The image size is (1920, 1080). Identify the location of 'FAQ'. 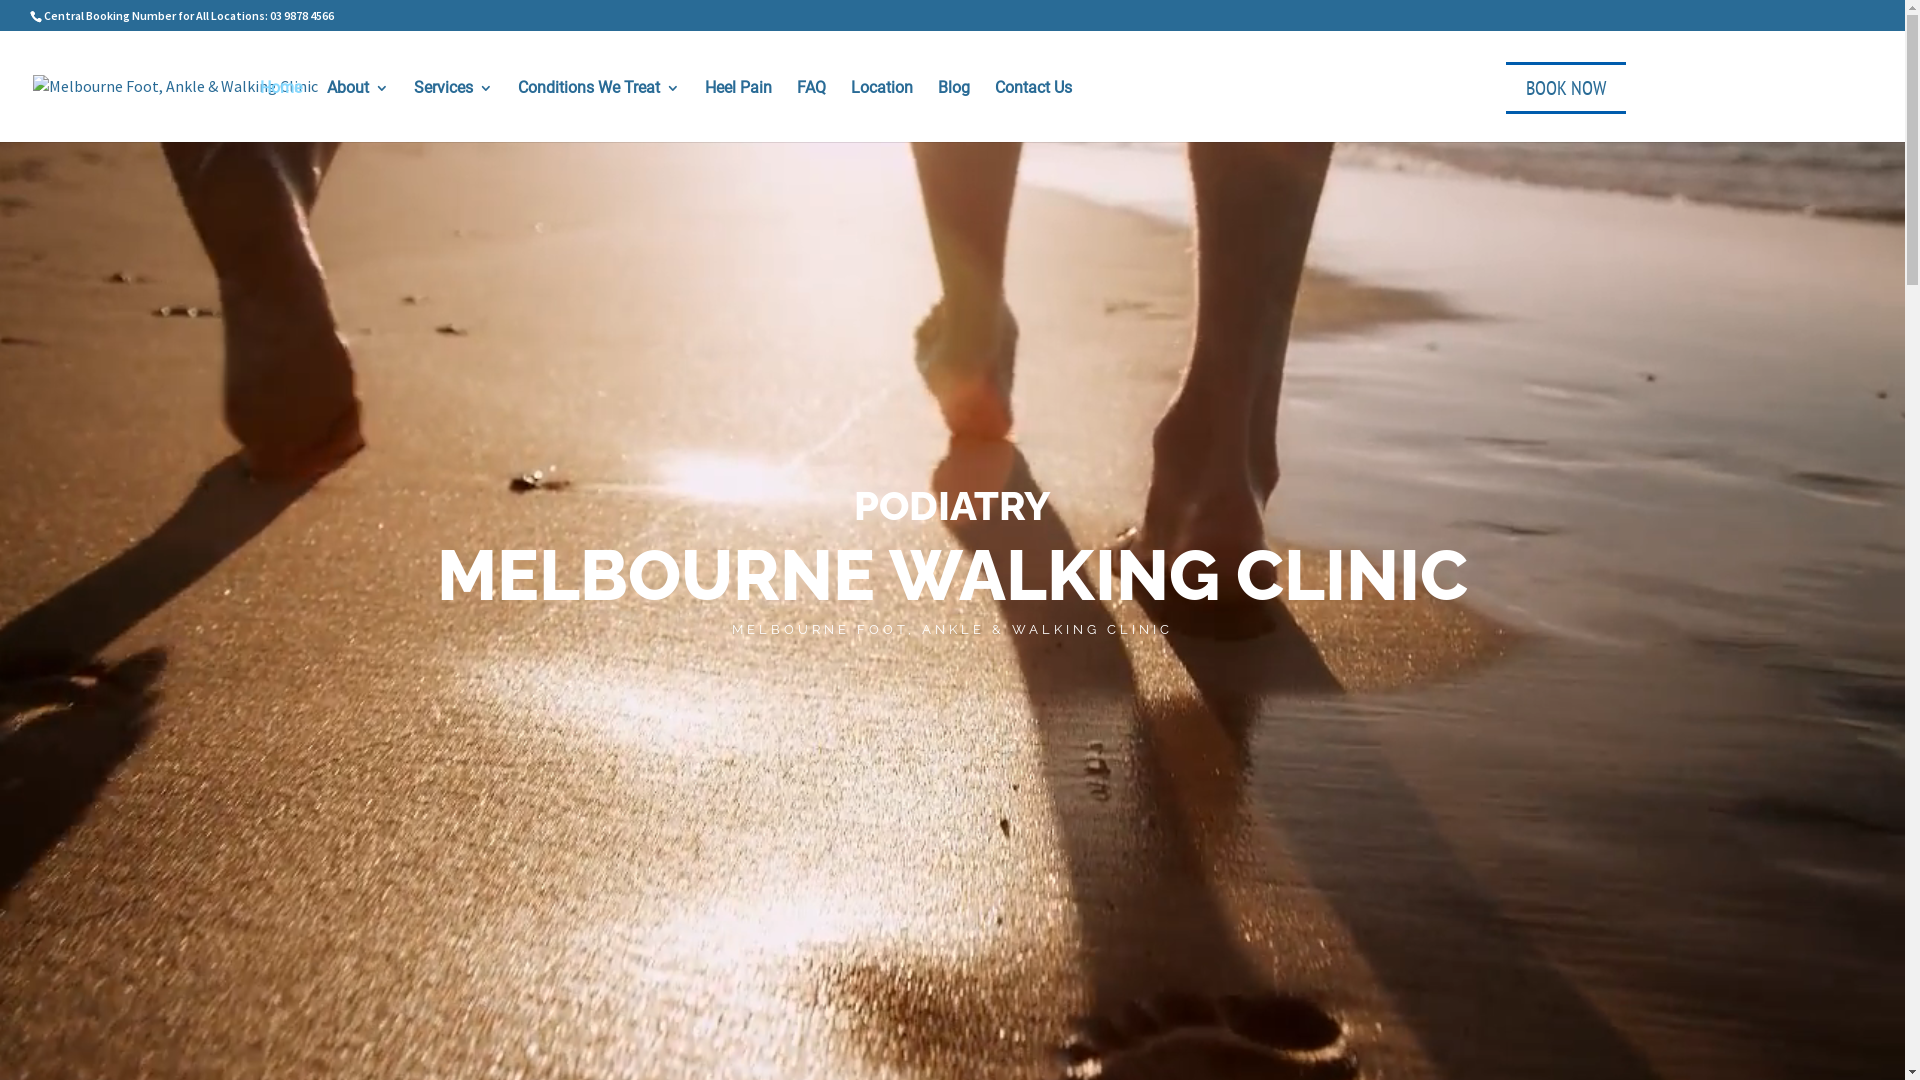
(795, 108).